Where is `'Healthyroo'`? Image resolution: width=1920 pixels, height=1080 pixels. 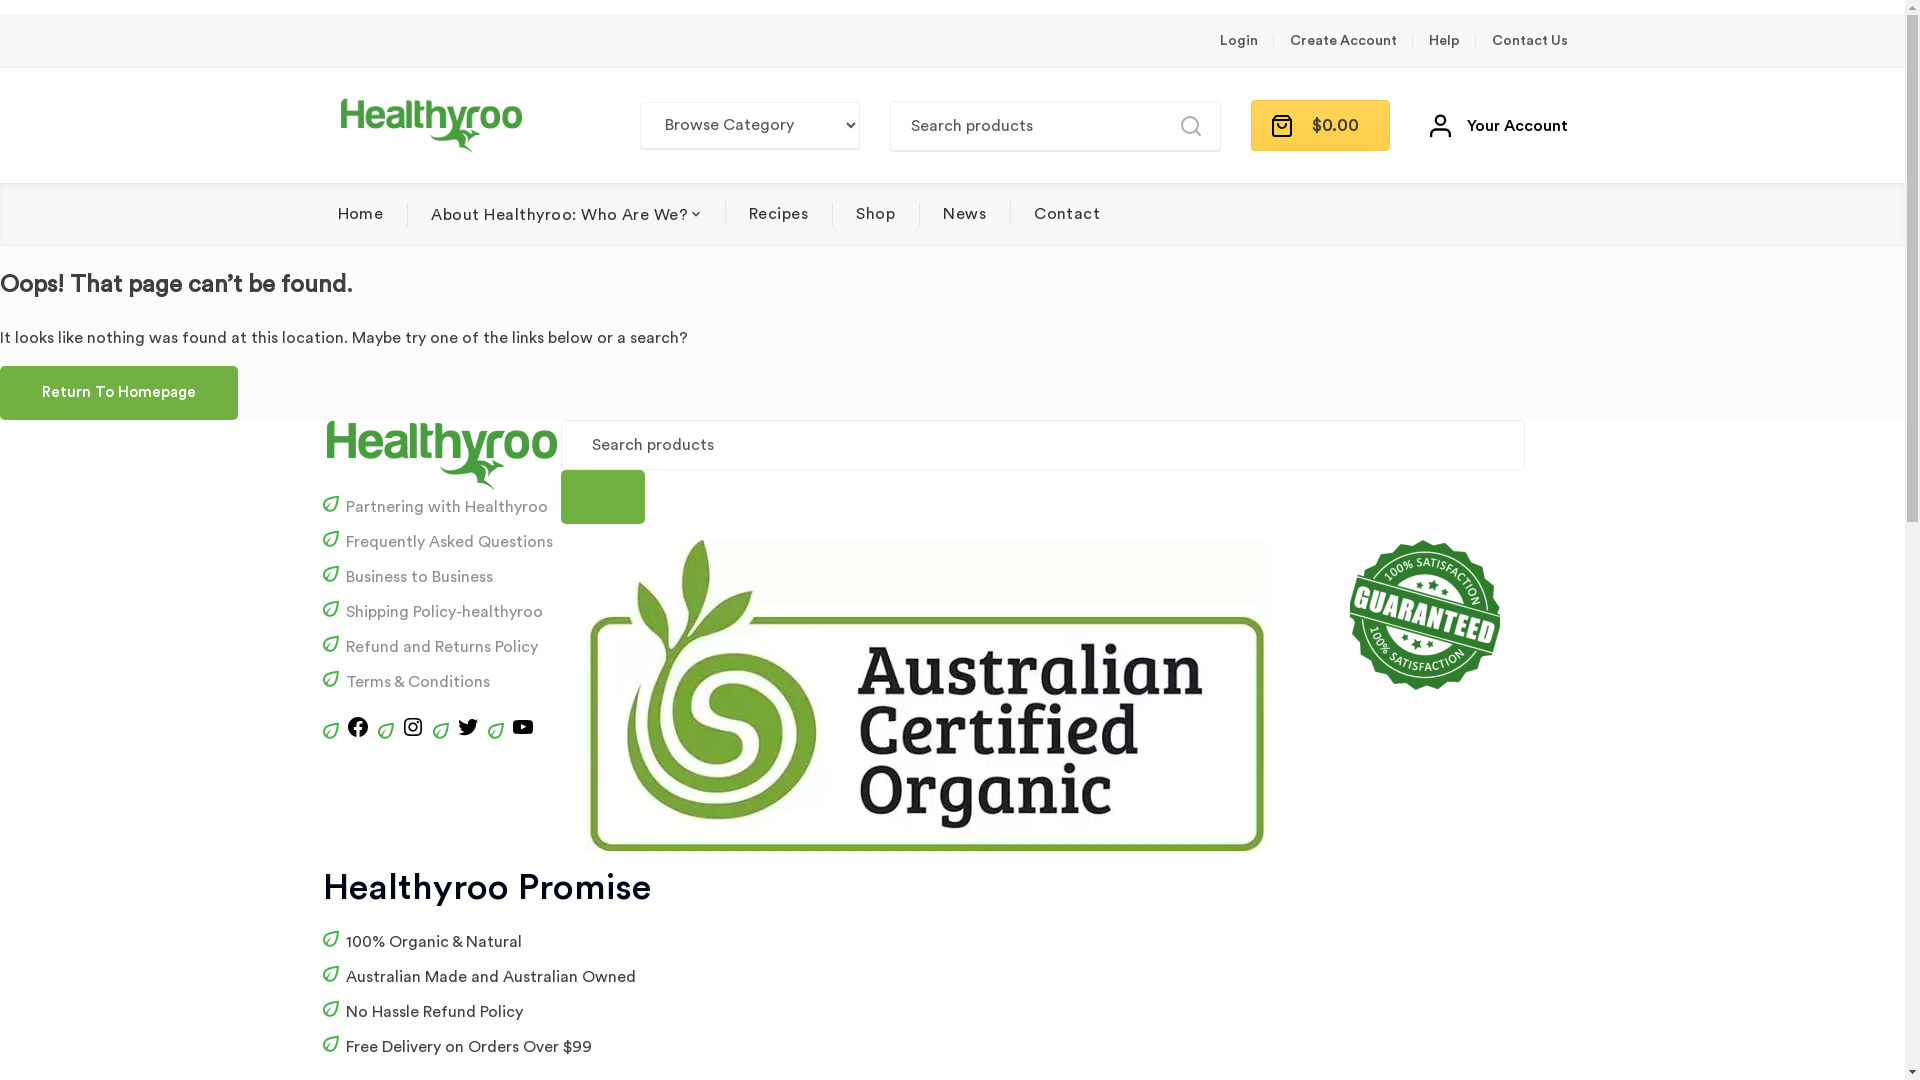 'Healthyroo' is located at coordinates (430, 125).